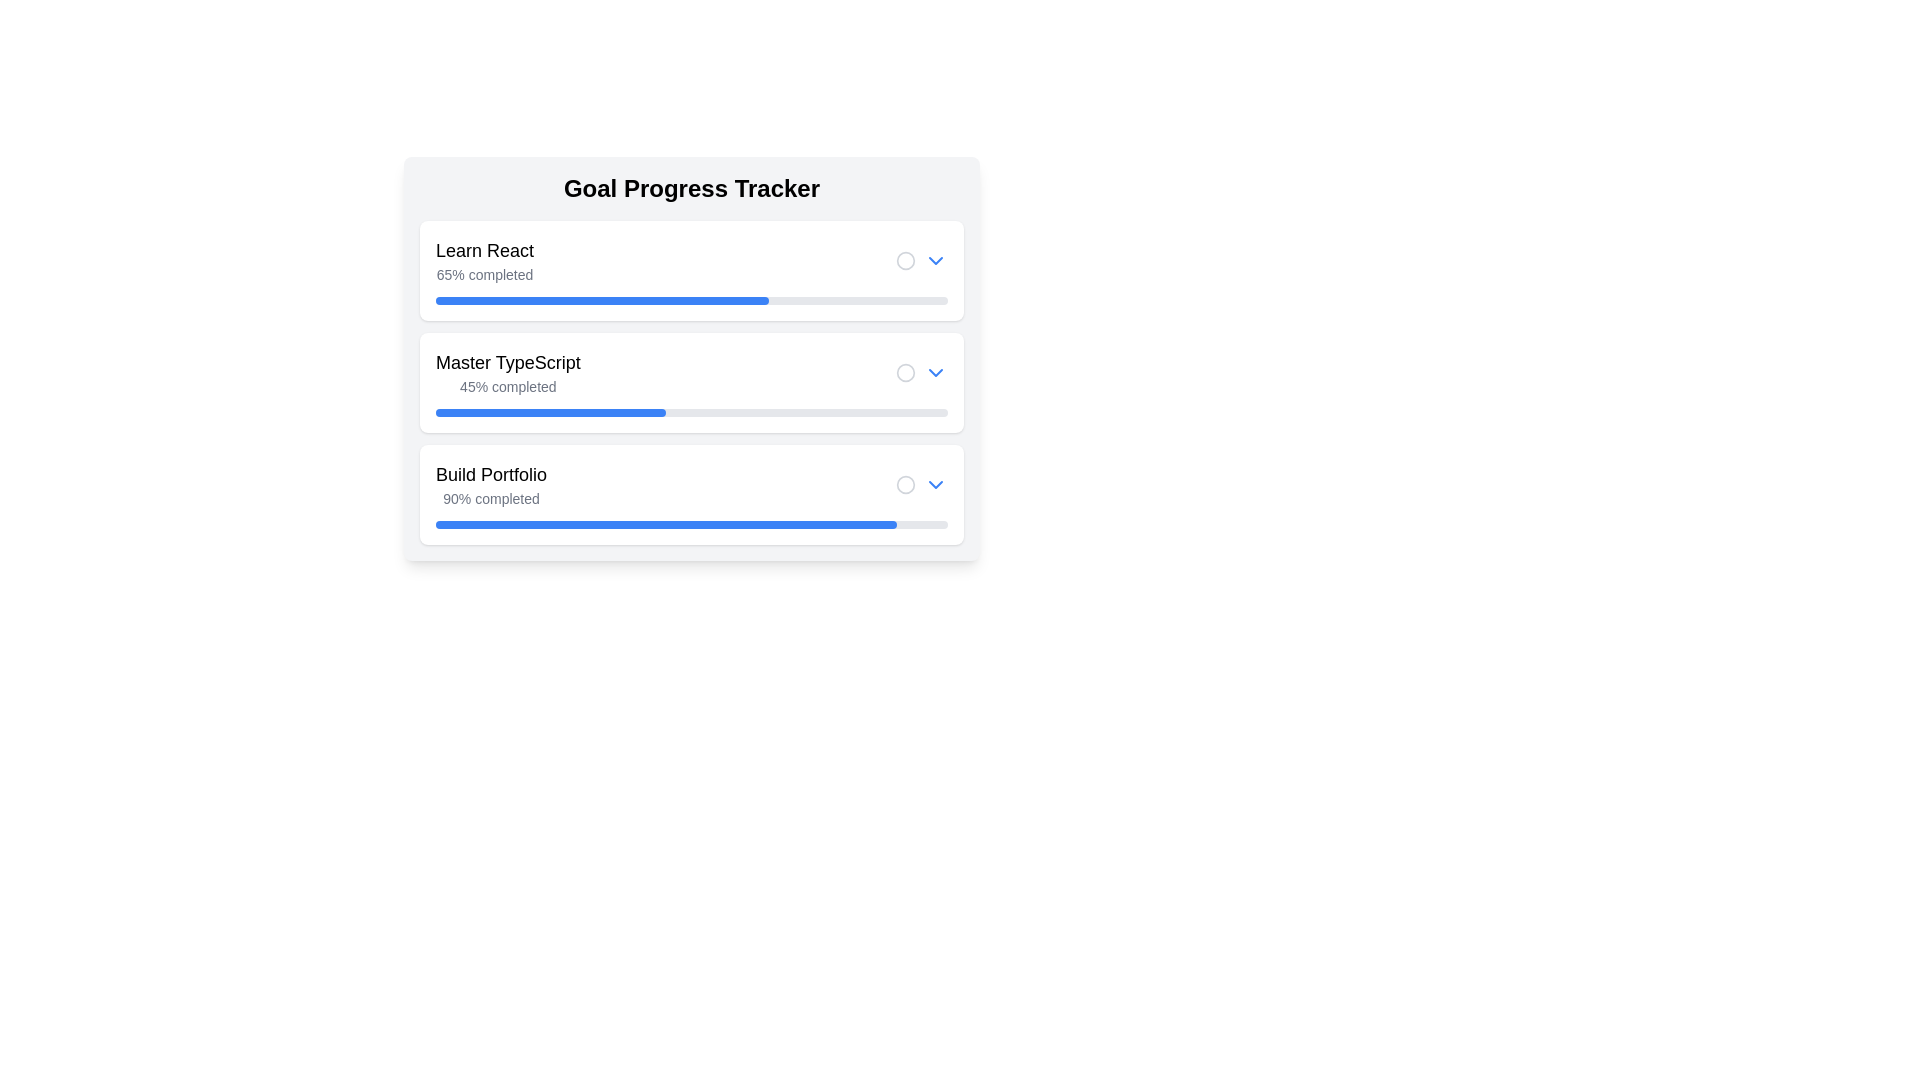 This screenshot has width=1920, height=1080. Describe the element at coordinates (905, 260) in the screenshot. I see `the circular gray icon with a thin outline located in the top row of the 'Learn React' progress tracker card, positioned close to an interactive downward-facing chevron` at that location.